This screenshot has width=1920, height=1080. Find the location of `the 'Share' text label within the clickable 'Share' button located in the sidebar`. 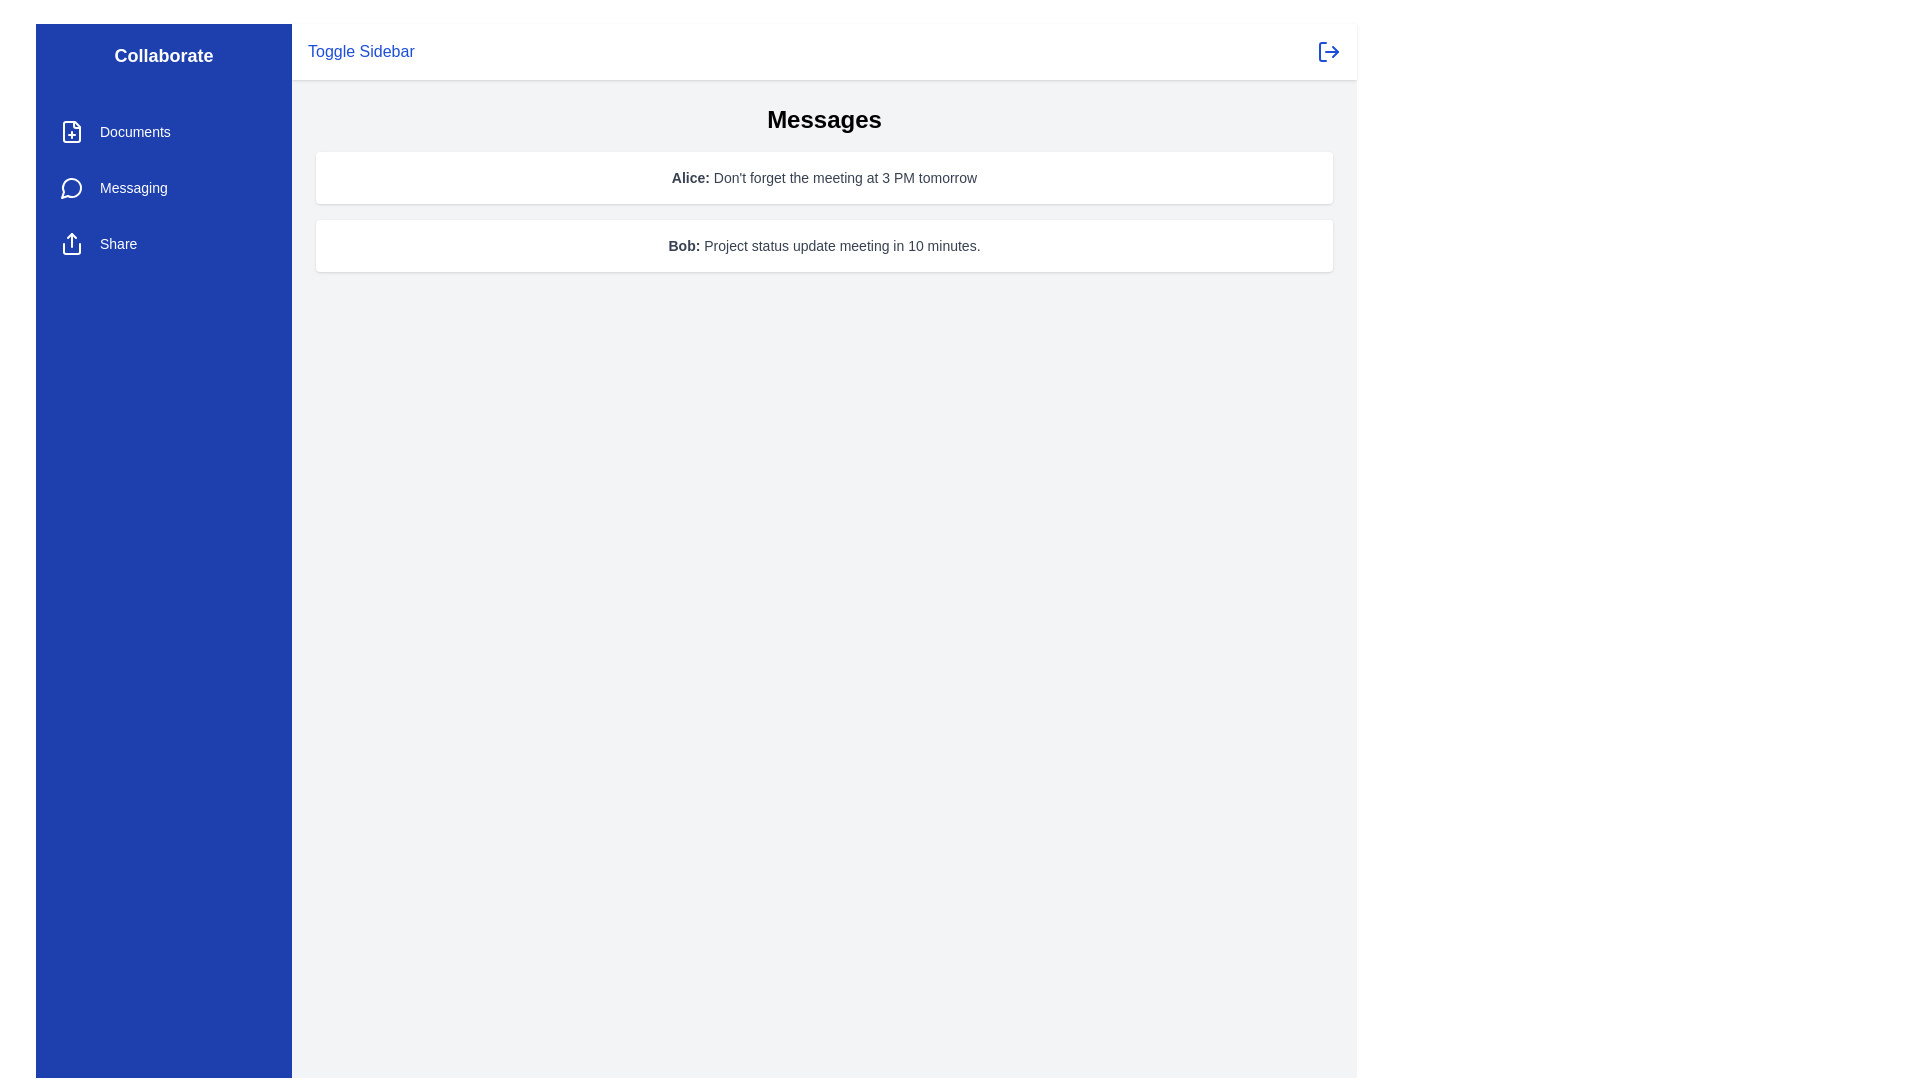

the 'Share' text label within the clickable 'Share' button located in the sidebar is located at coordinates (117, 242).